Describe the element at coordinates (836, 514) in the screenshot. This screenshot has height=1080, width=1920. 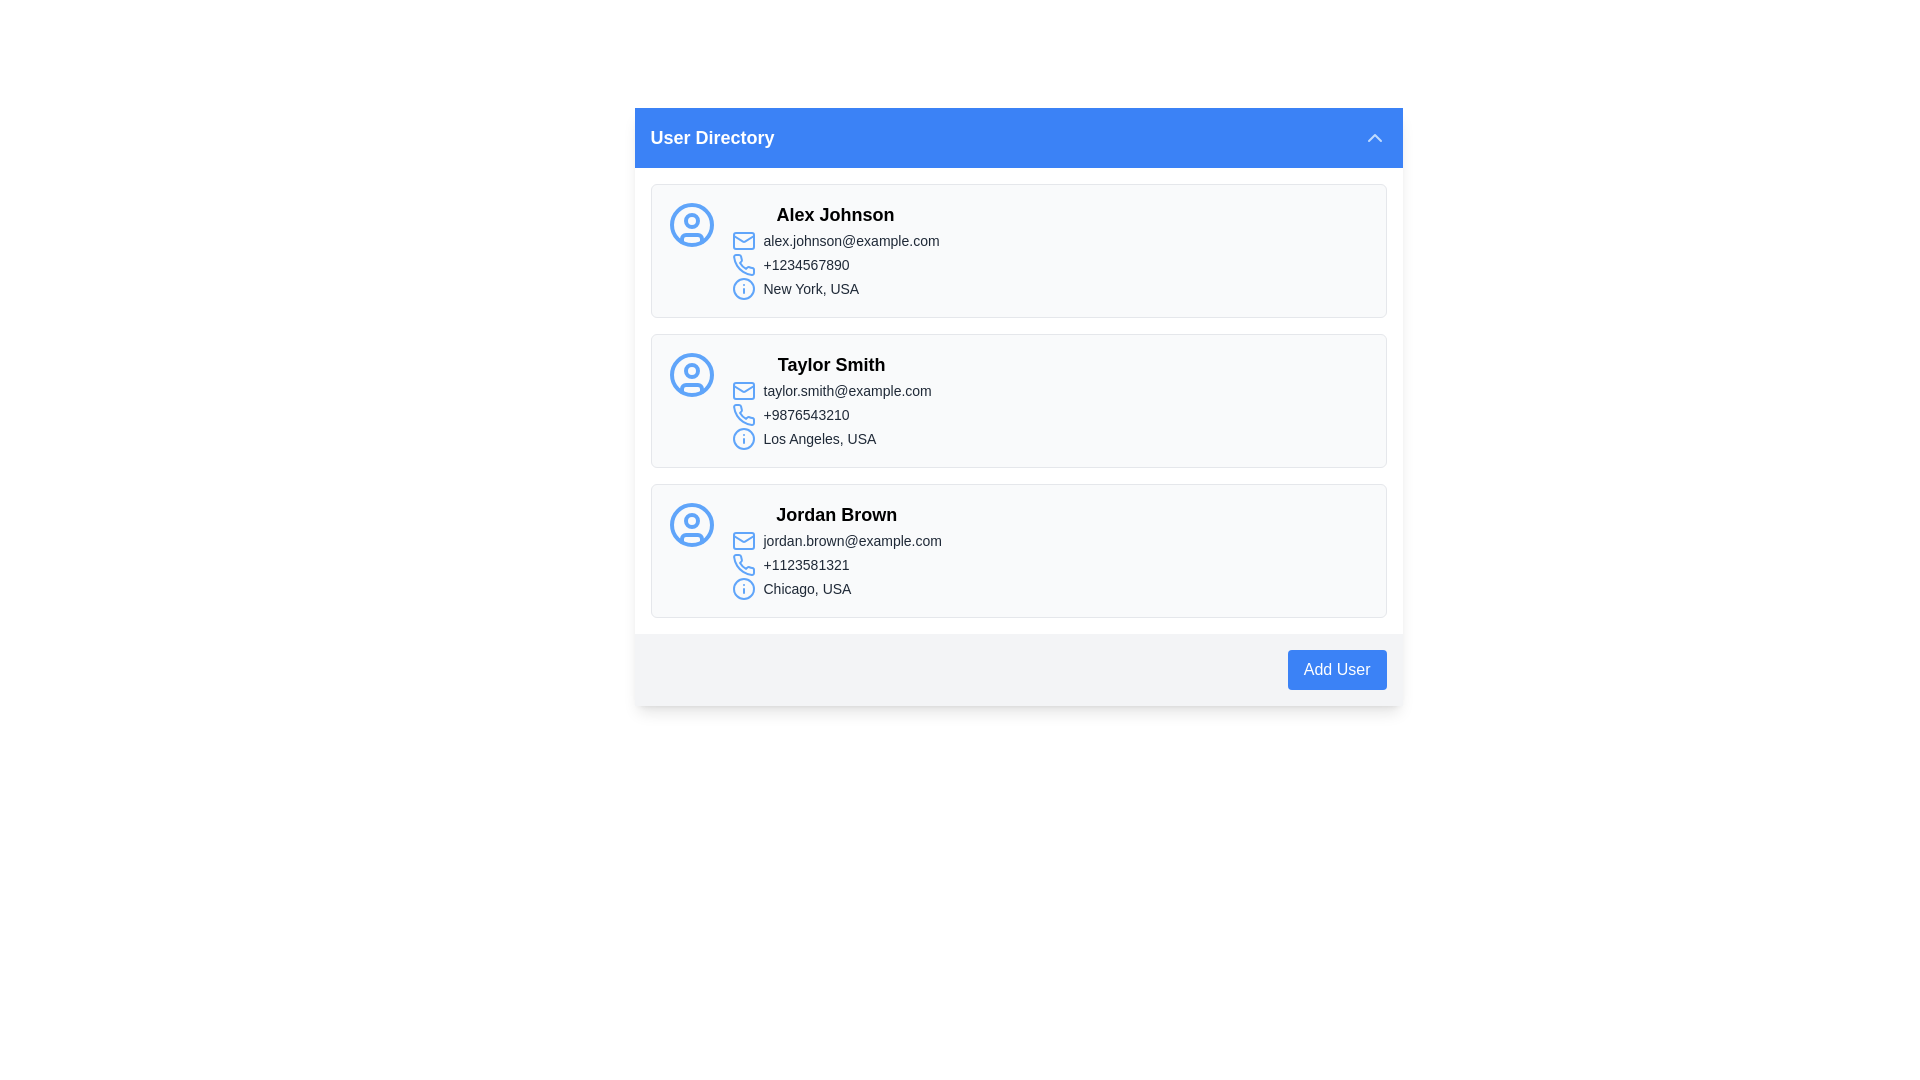
I see `the text label reading 'Jordan Brown' which is the first text item in the third user contact card from the top in a vertical list of user profiles` at that location.